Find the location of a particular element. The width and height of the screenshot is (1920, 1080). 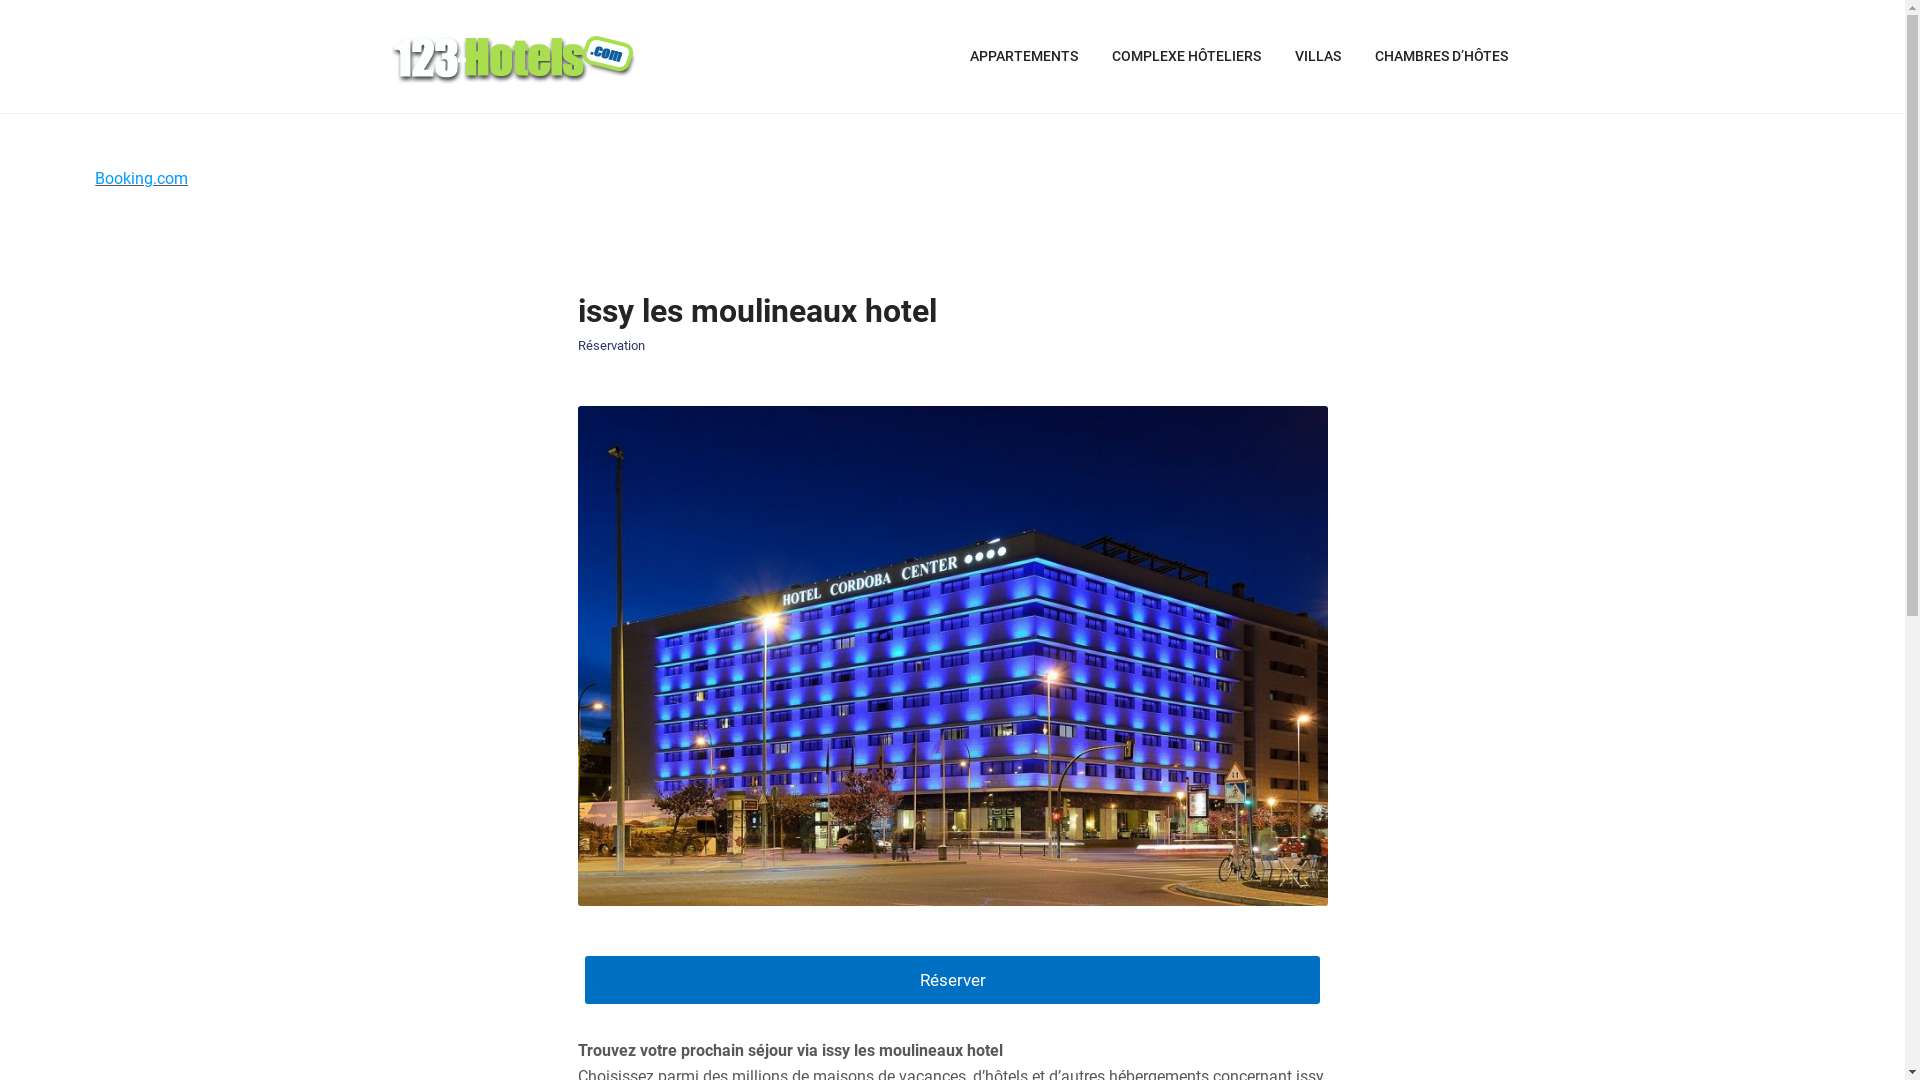

'Booking.com' is located at coordinates (94, 177).